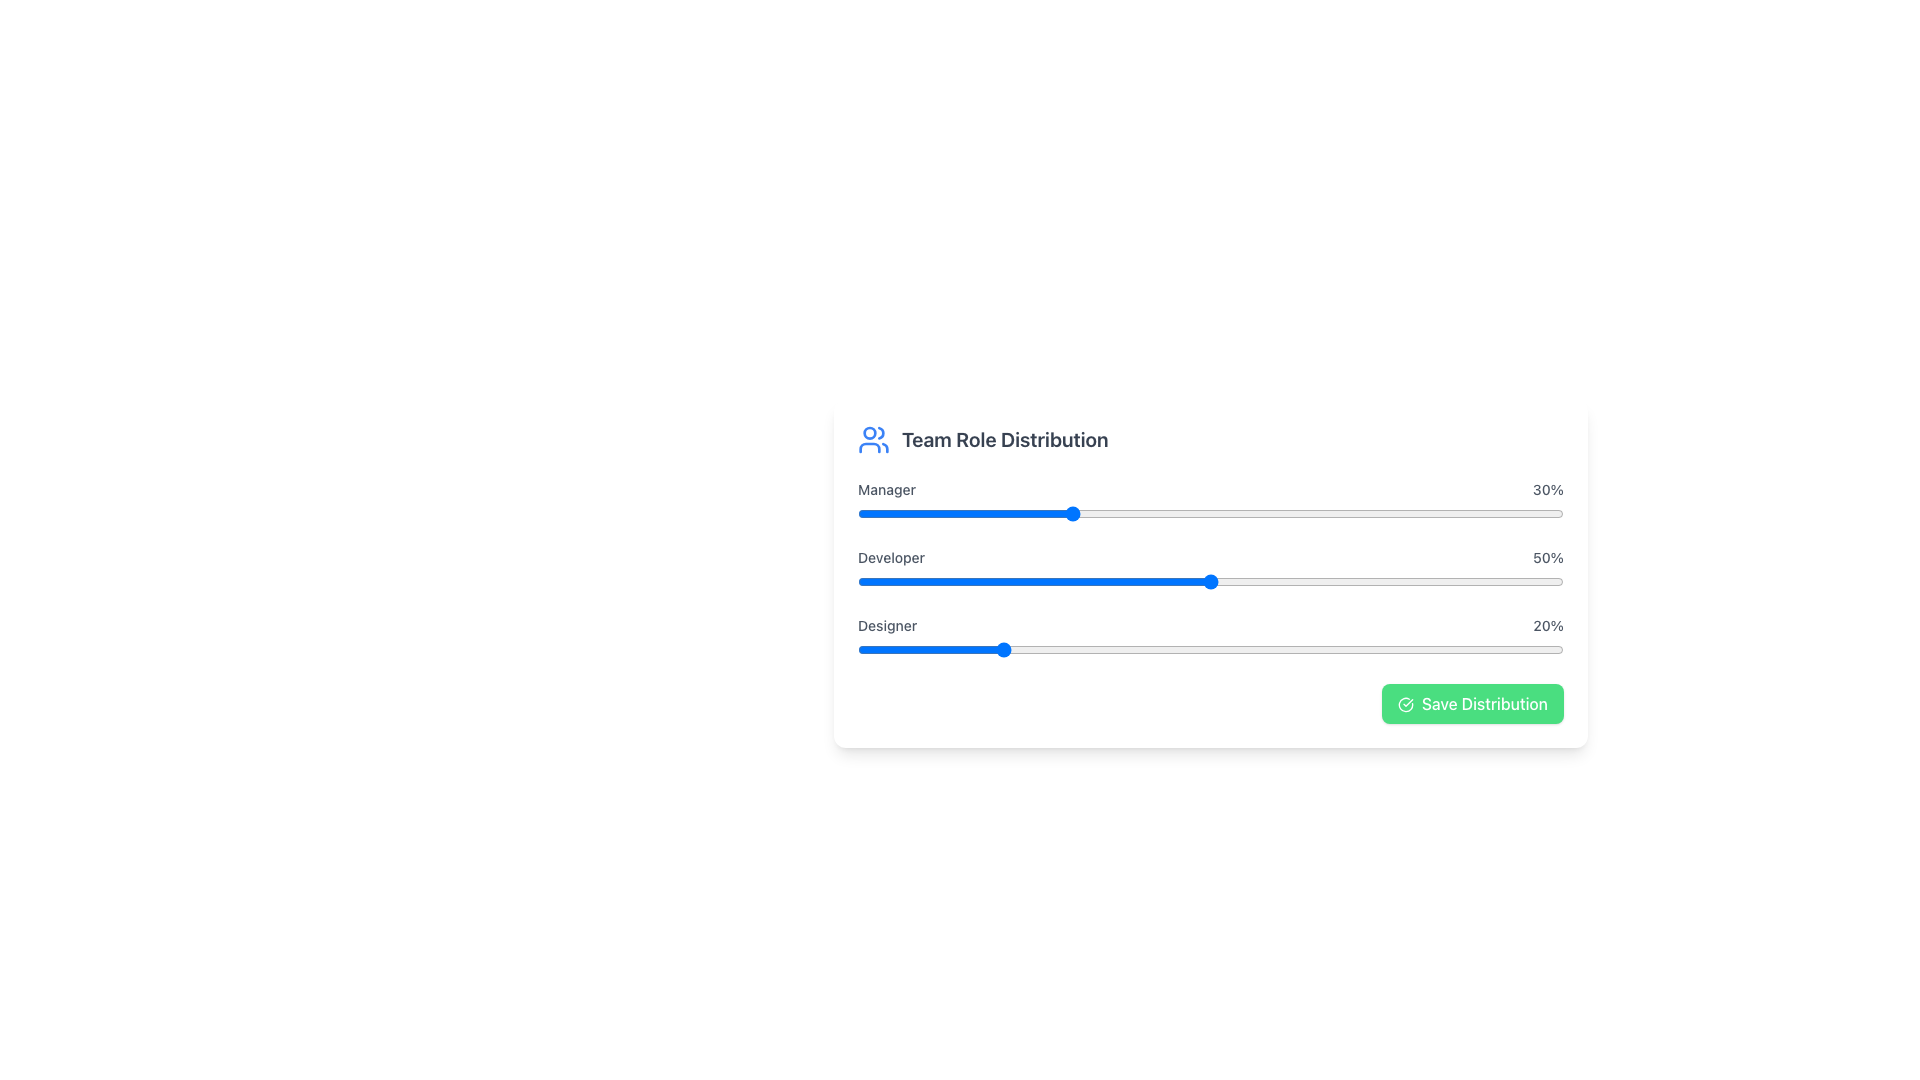 This screenshot has height=1080, width=1920. Describe the element at coordinates (1404, 704) in the screenshot. I see `the circular checkmark icon with a green stroke located to the left of the 'Save Distribution' button text in the bottom-right corner of the card interface` at that location.